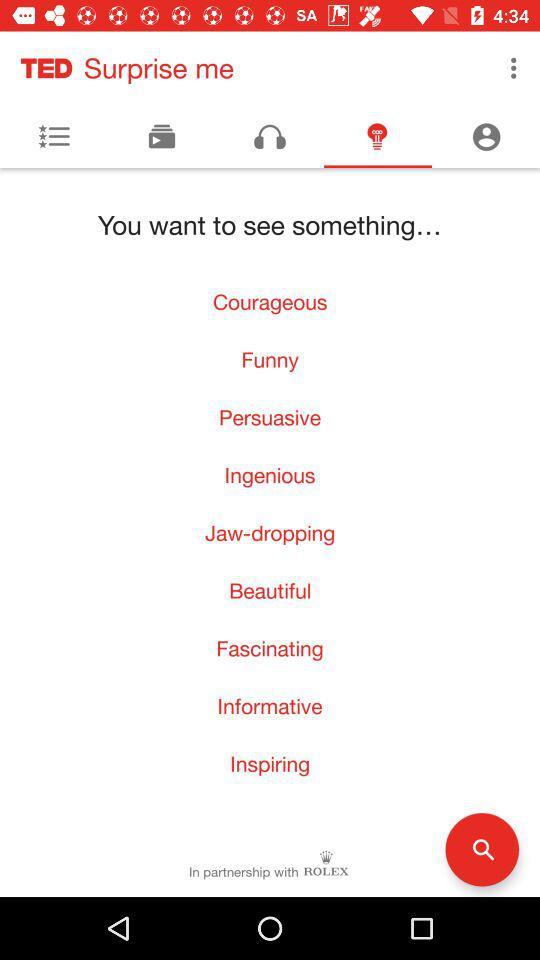  Describe the element at coordinates (513, 68) in the screenshot. I see `the item next to surprise me` at that location.